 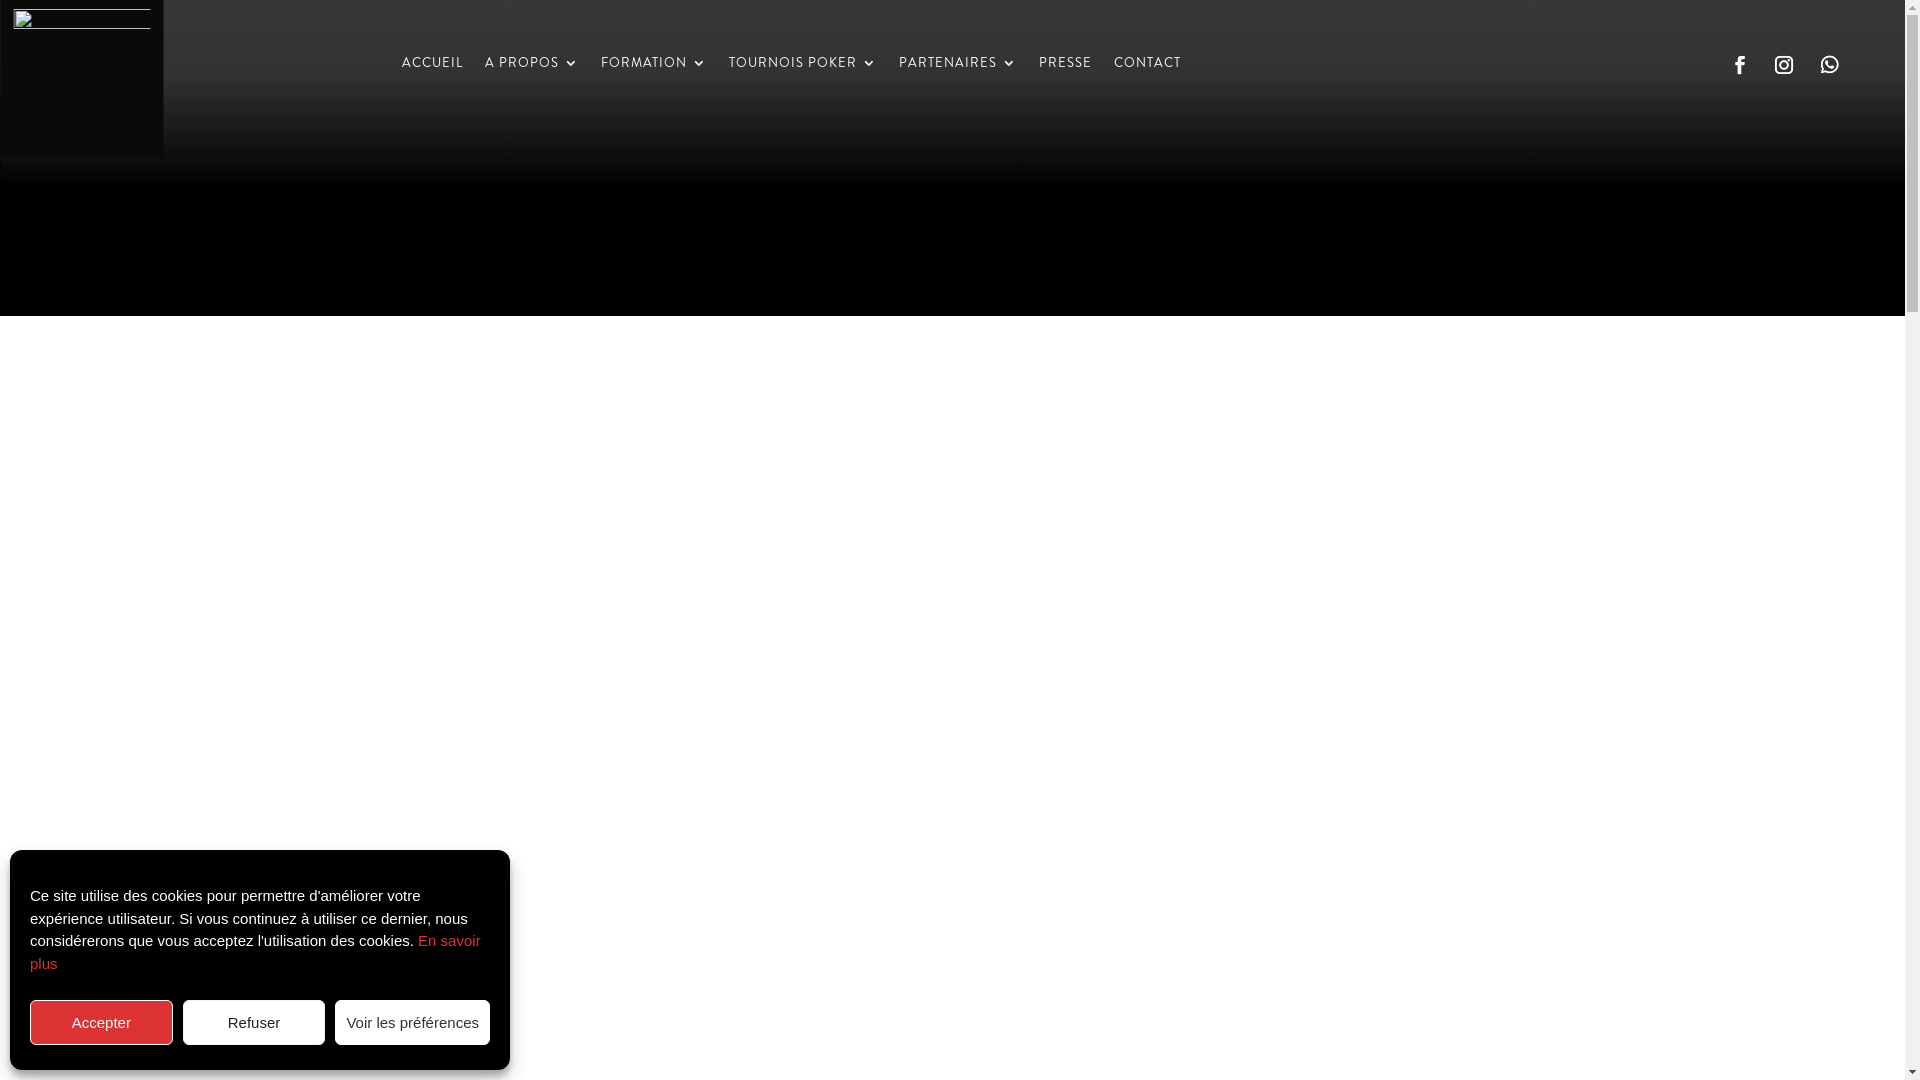 What do you see at coordinates (80, 76) in the screenshot?
I see `'Casino-formation-logoBlanc'` at bounding box center [80, 76].